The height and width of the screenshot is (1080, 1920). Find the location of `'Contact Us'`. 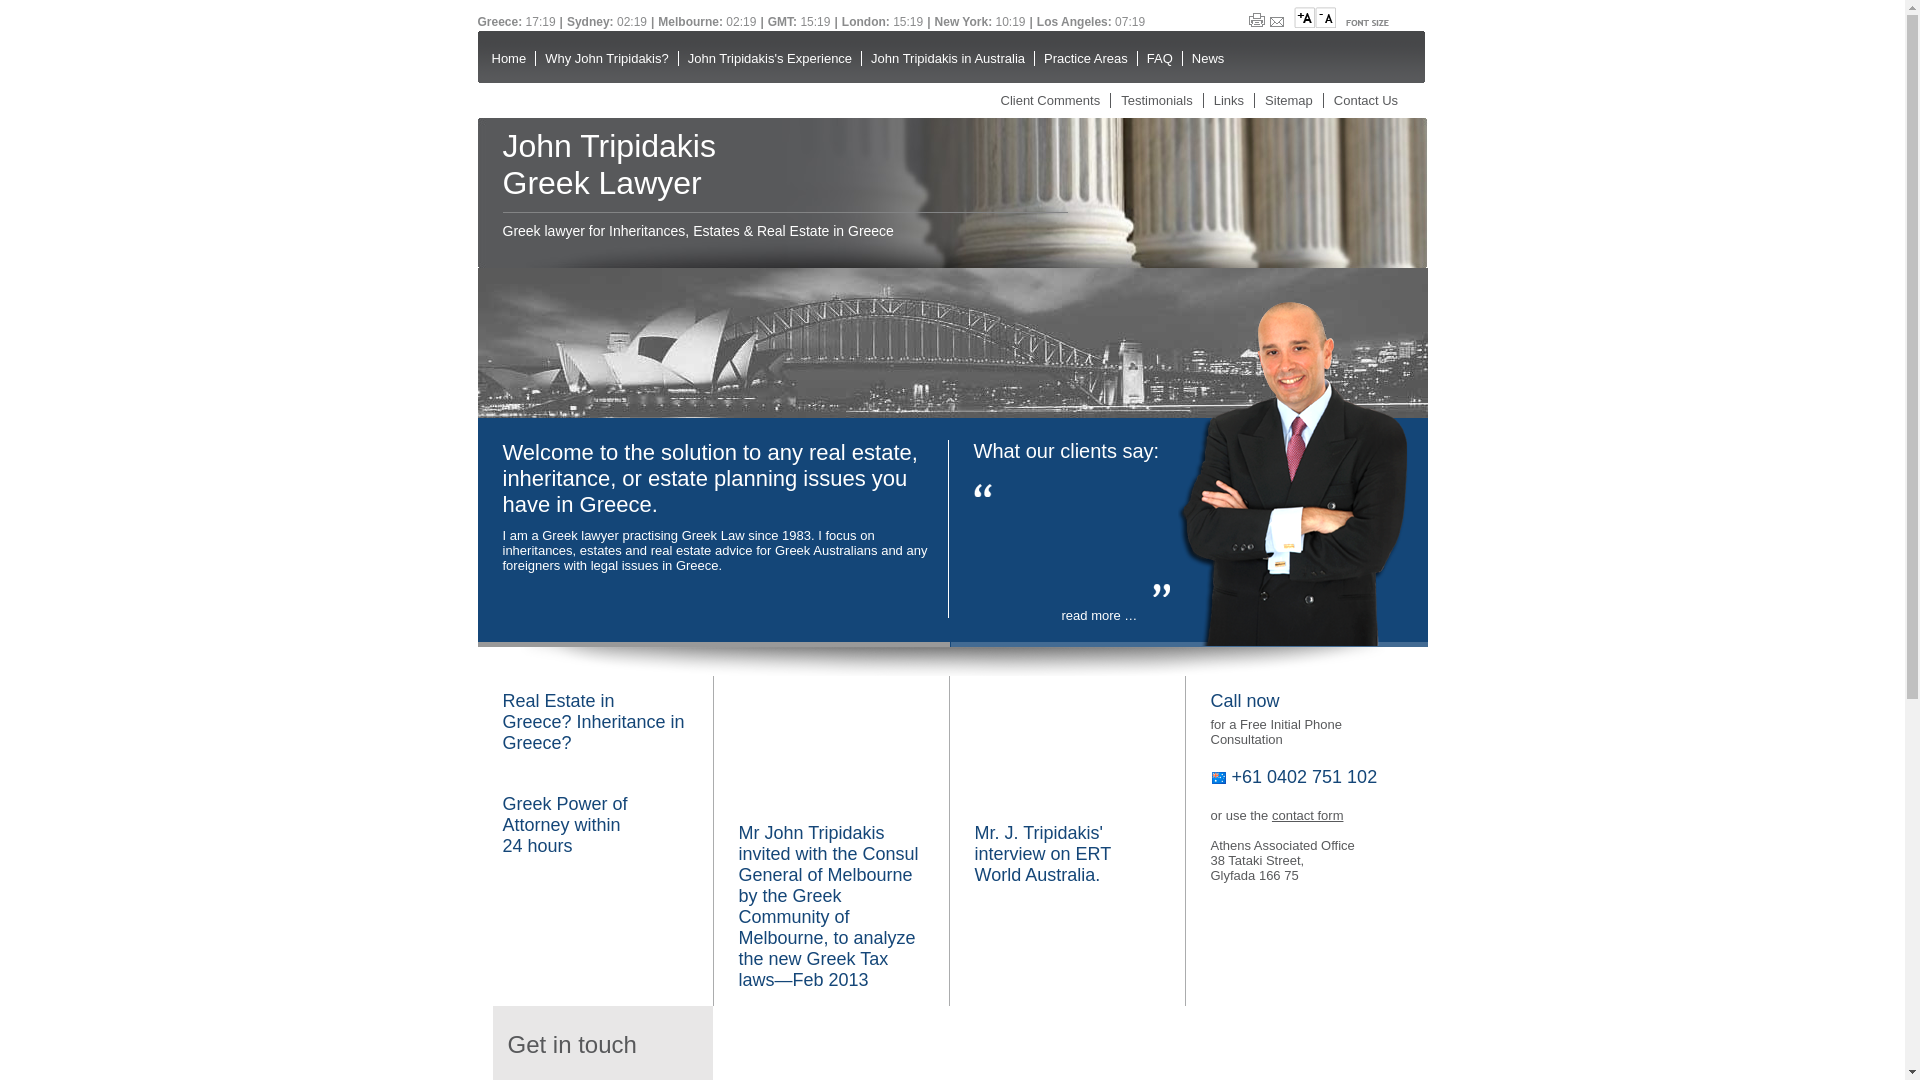

'Contact Us' is located at coordinates (1365, 100).